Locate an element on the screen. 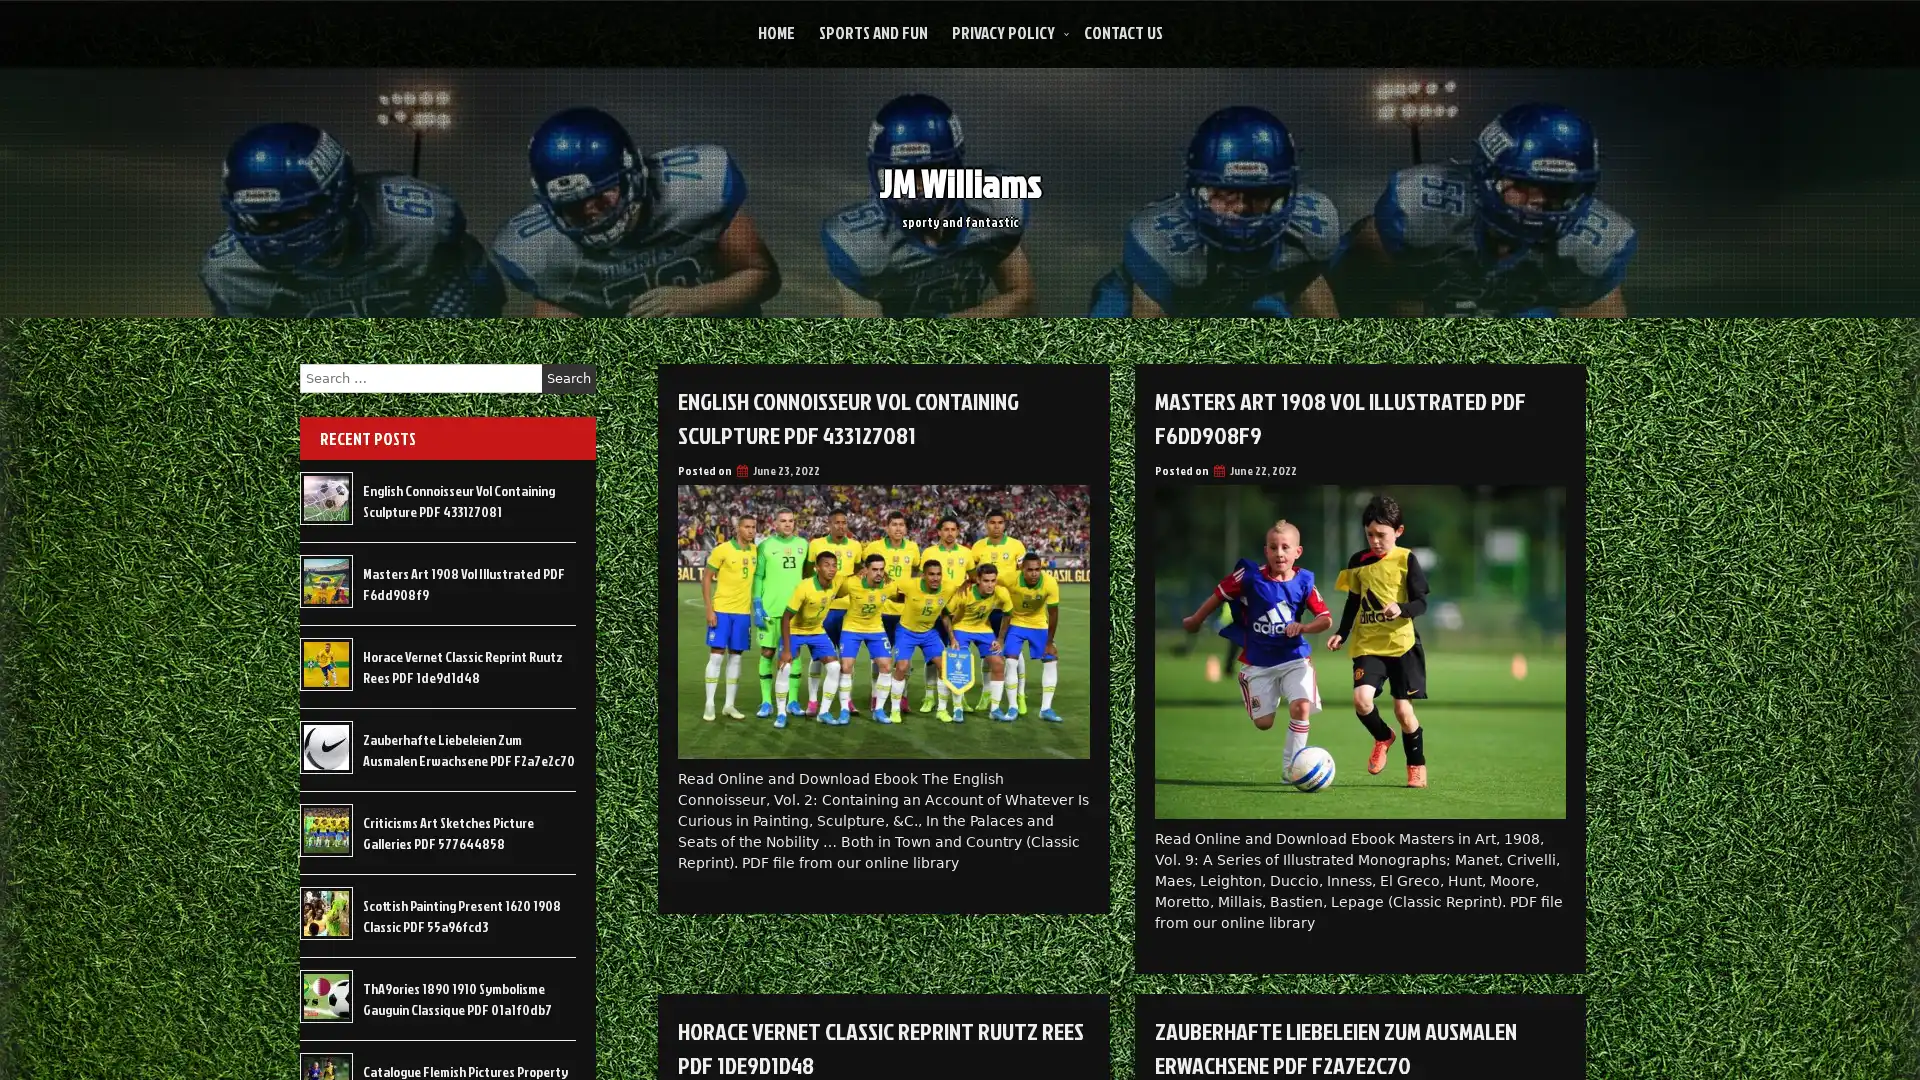 This screenshot has height=1080, width=1920. Search is located at coordinates (568, 378).